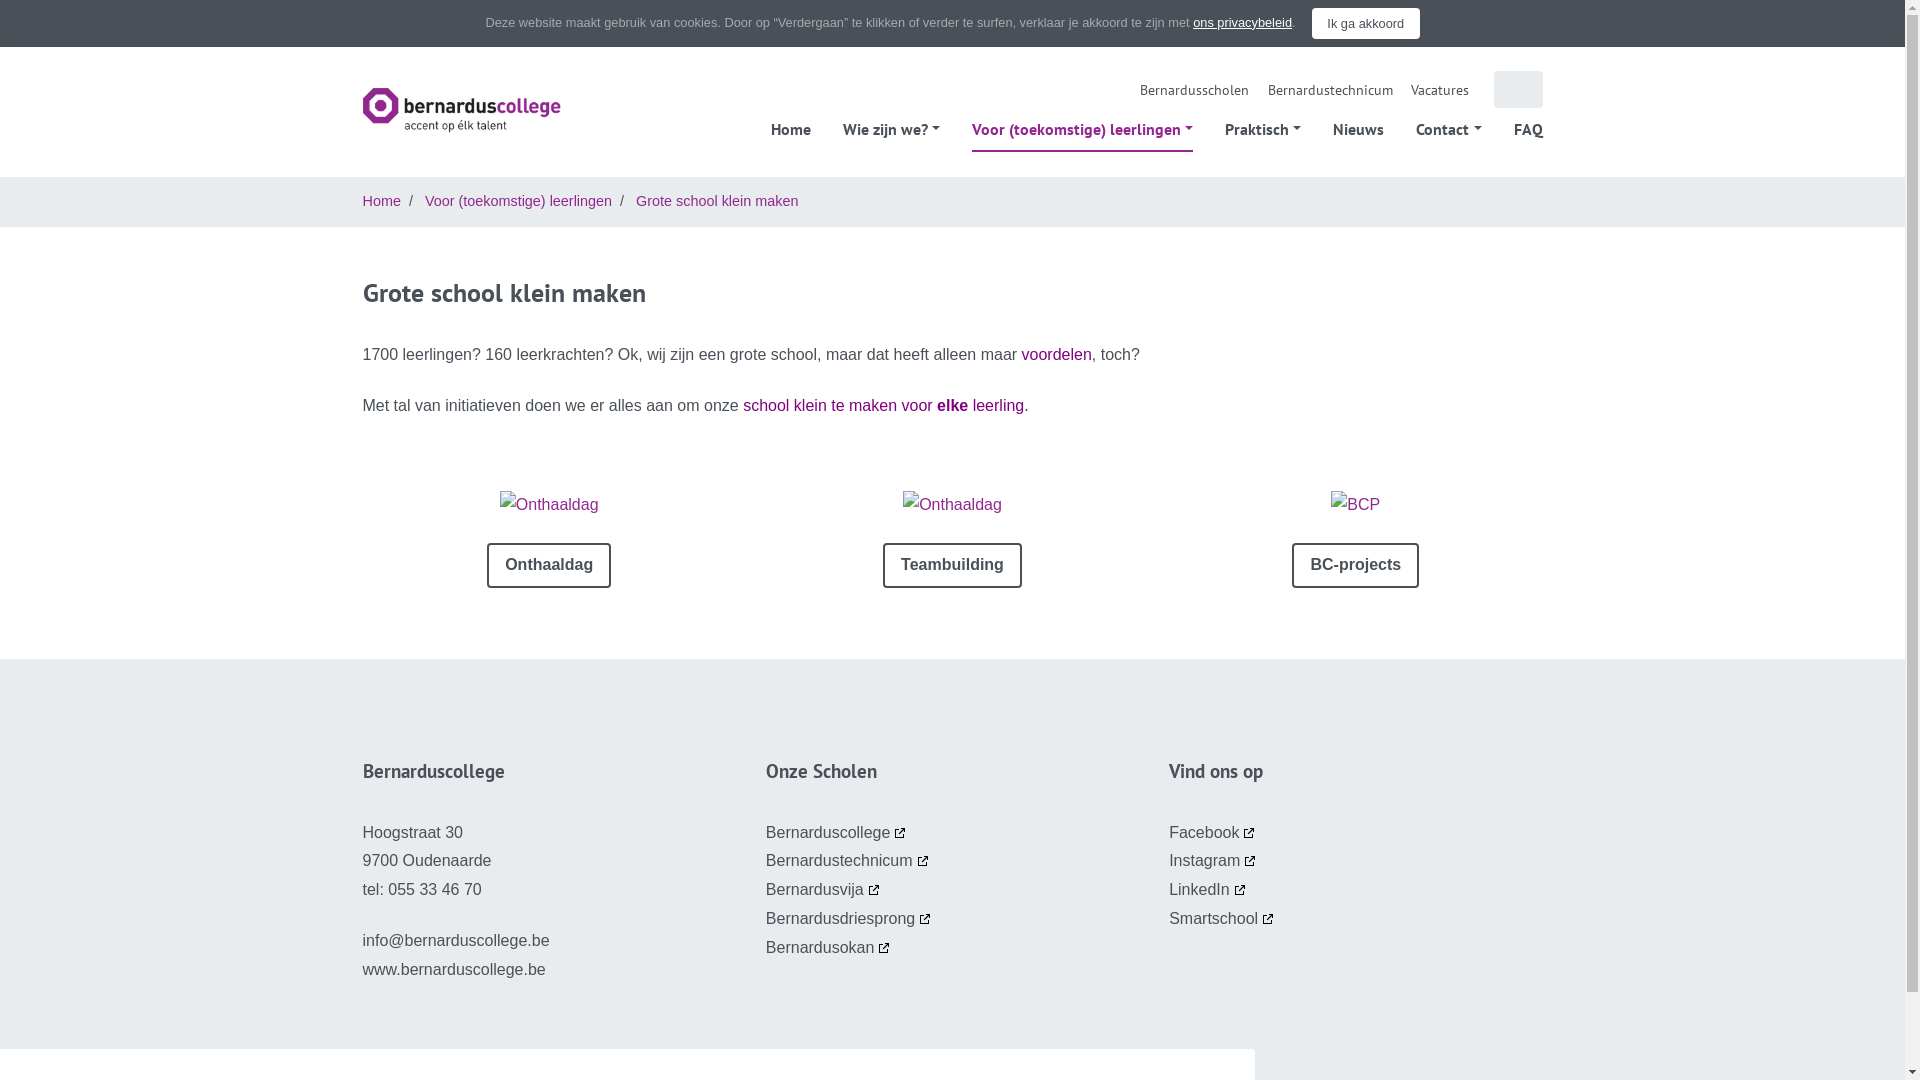 Image resolution: width=1920 pixels, height=1080 pixels. What do you see at coordinates (716, 200) in the screenshot?
I see `'Grote school klein maken'` at bounding box center [716, 200].